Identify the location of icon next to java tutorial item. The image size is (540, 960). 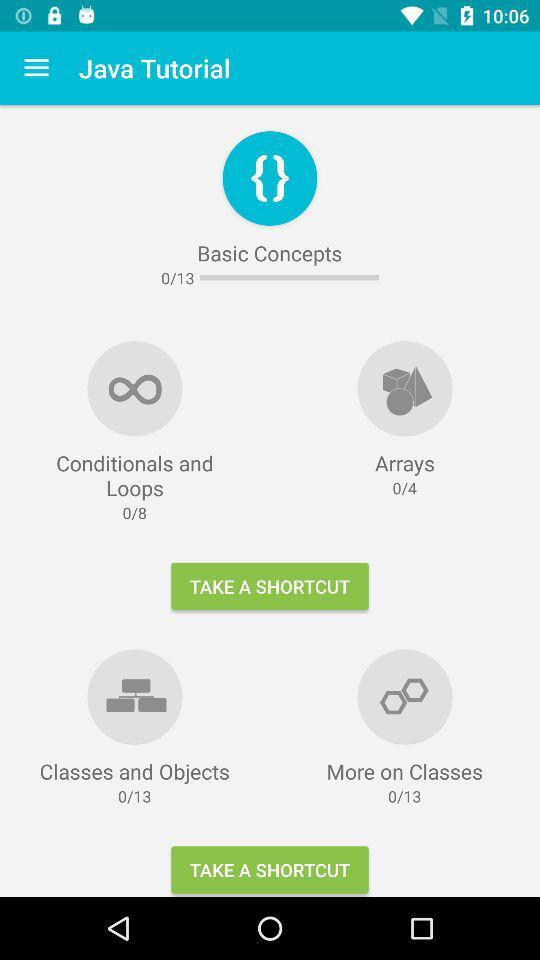
(36, 68).